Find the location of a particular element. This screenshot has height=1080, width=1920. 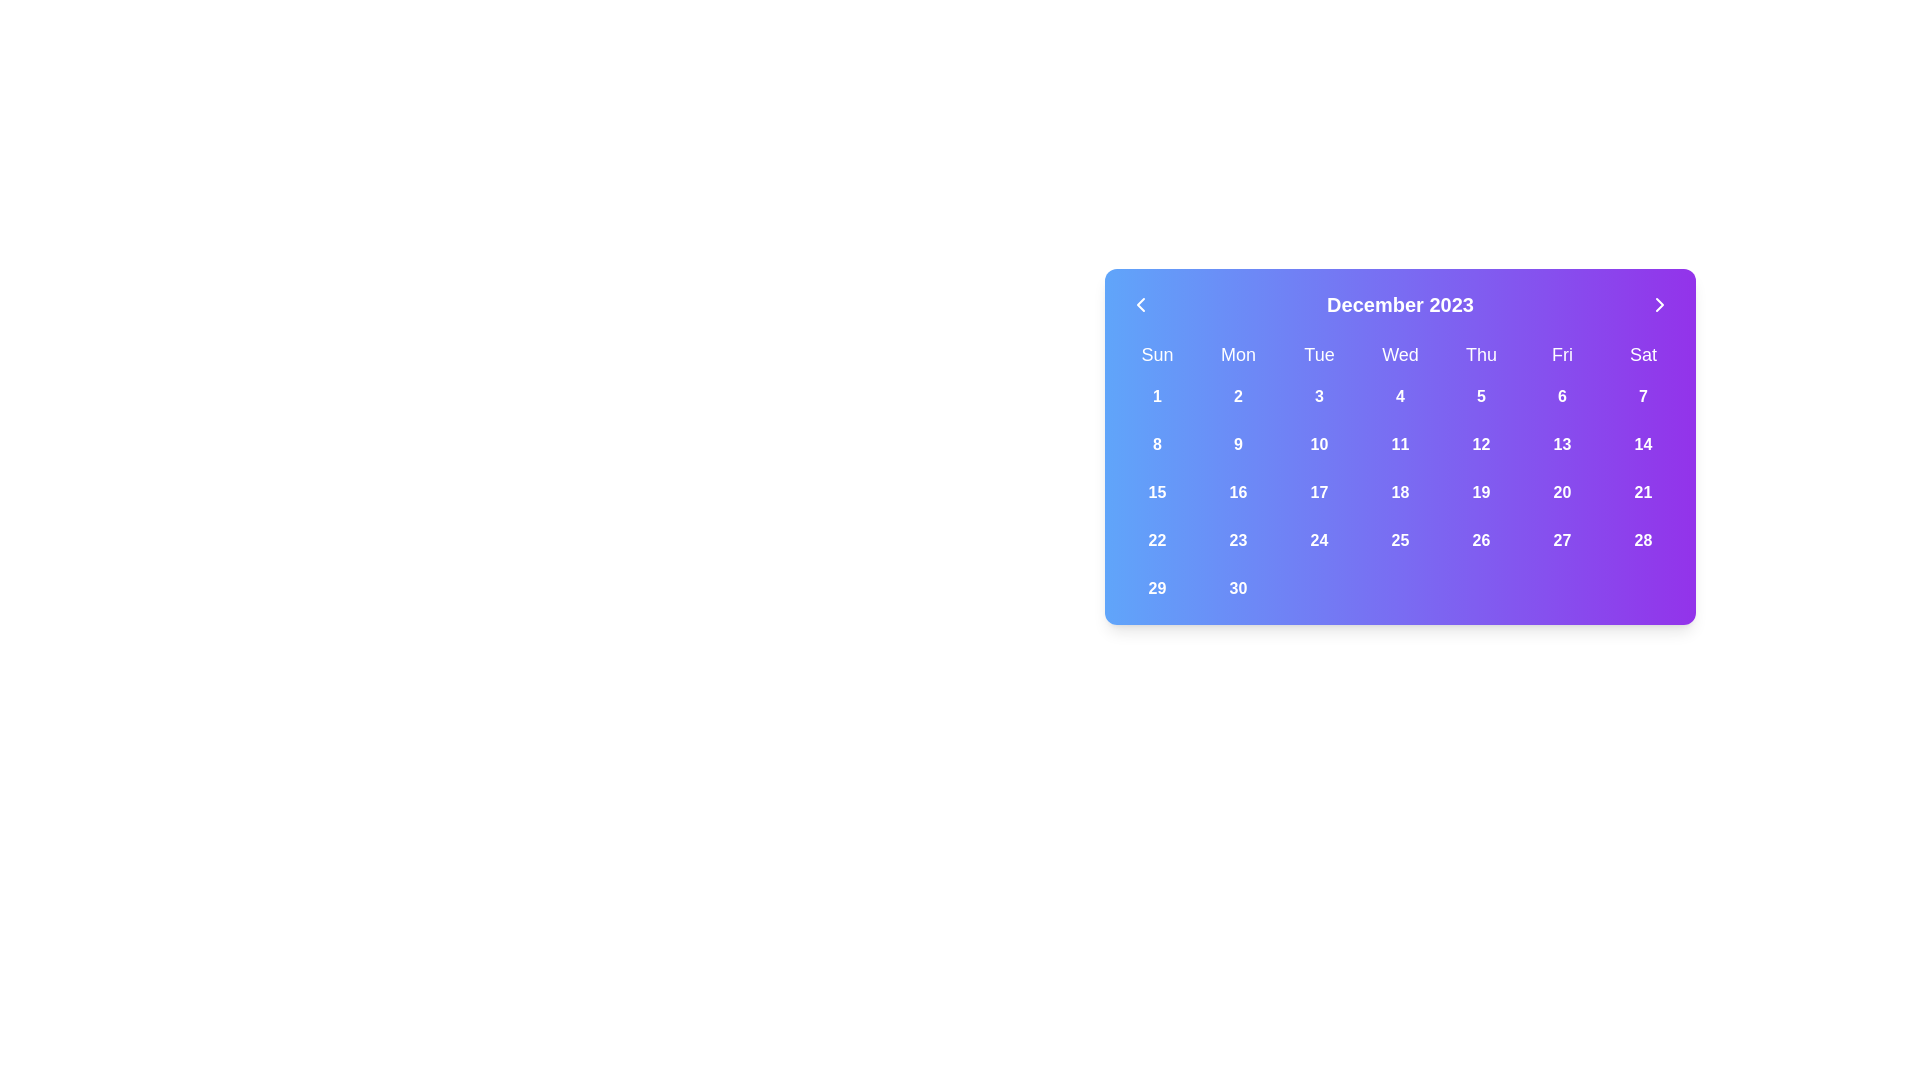

the interactive button representing the date '22' in the calendar grid under 'Fri' is located at coordinates (1157, 540).